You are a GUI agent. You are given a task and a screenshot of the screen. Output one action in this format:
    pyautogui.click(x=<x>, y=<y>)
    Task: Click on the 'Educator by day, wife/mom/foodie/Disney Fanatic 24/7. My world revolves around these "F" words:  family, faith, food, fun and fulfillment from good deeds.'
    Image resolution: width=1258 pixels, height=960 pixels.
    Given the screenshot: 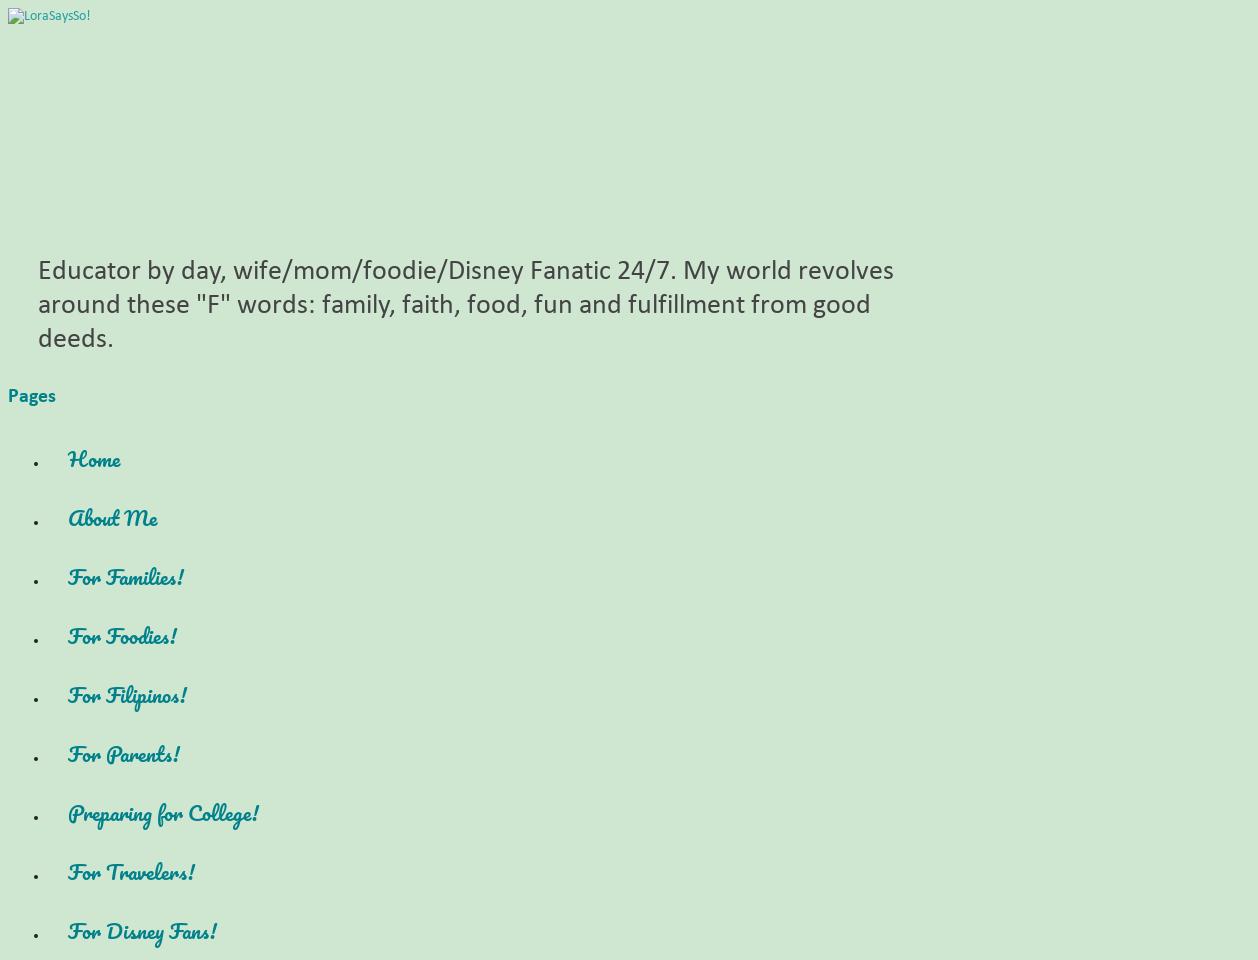 What is the action you would take?
    pyautogui.click(x=464, y=305)
    